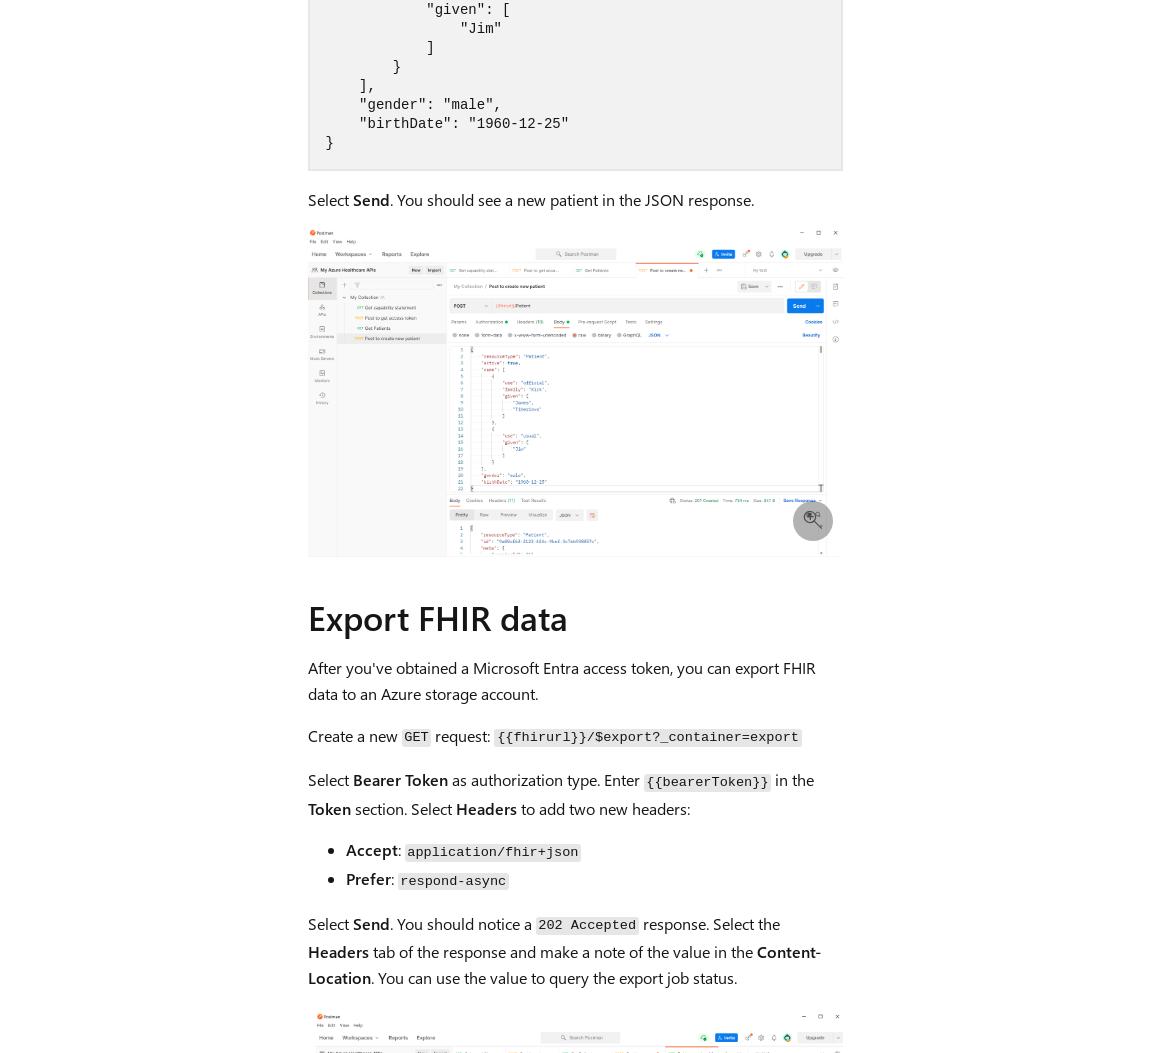 This screenshot has width=1158, height=1053. What do you see at coordinates (401, 807) in the screenshot?
I see `'section. Select'` at bounding box center [401, 807].